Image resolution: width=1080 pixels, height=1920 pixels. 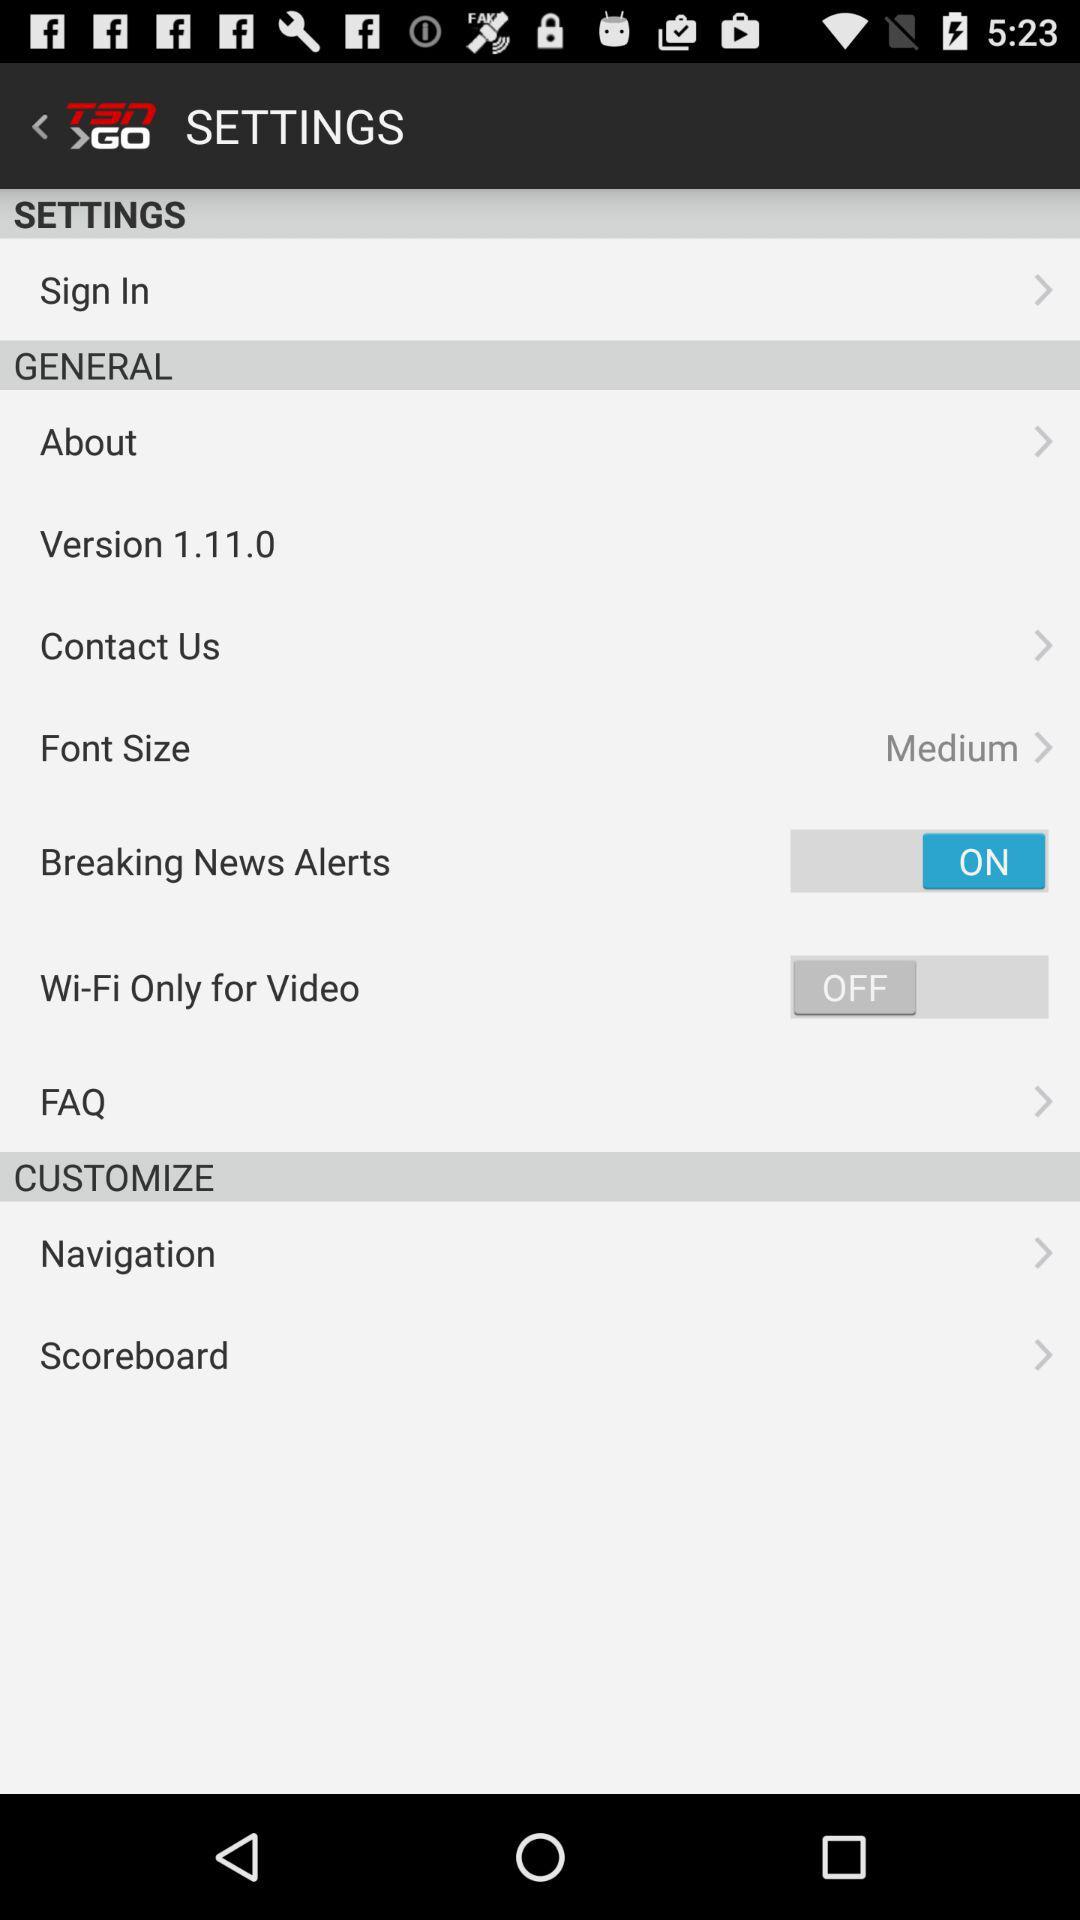 I want to click on wi-fi only for video, so click(x=919, y=987).